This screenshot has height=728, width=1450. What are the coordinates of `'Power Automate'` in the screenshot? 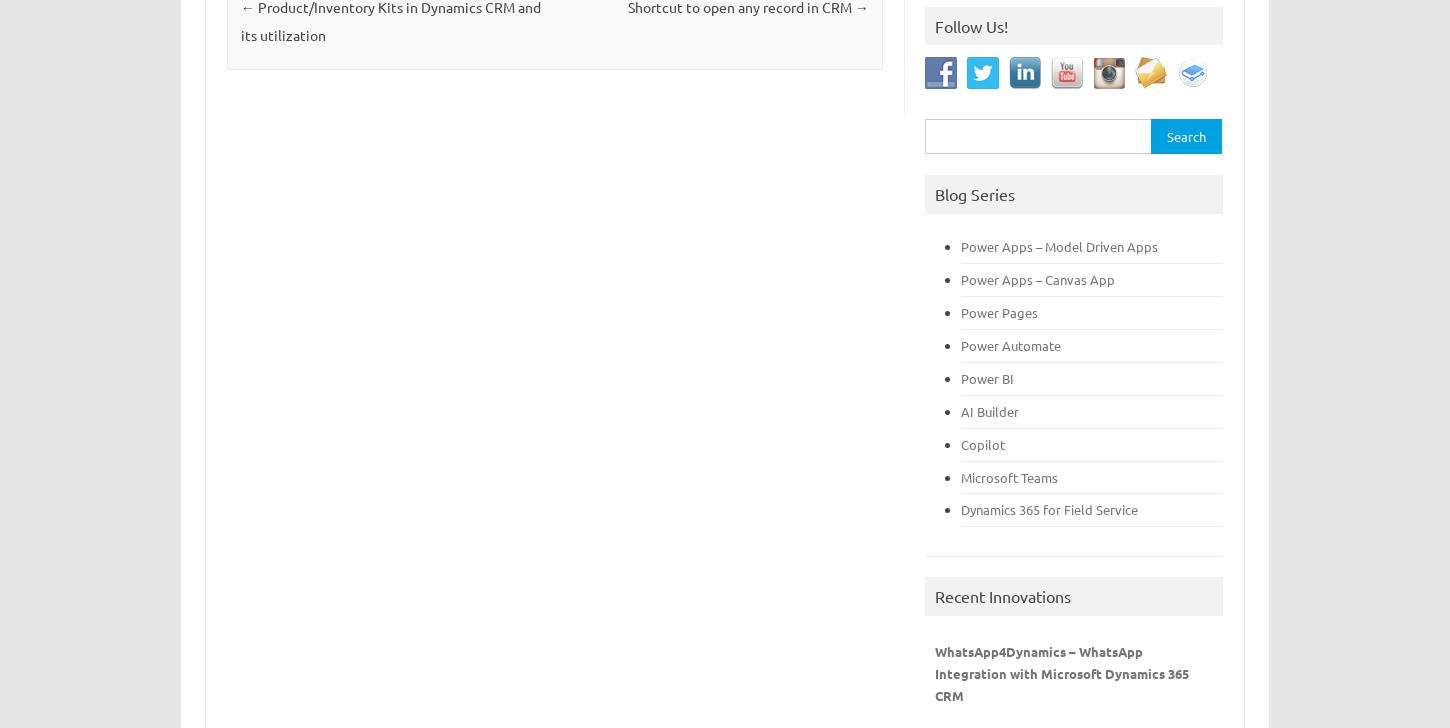 It's located at (1010, 344).